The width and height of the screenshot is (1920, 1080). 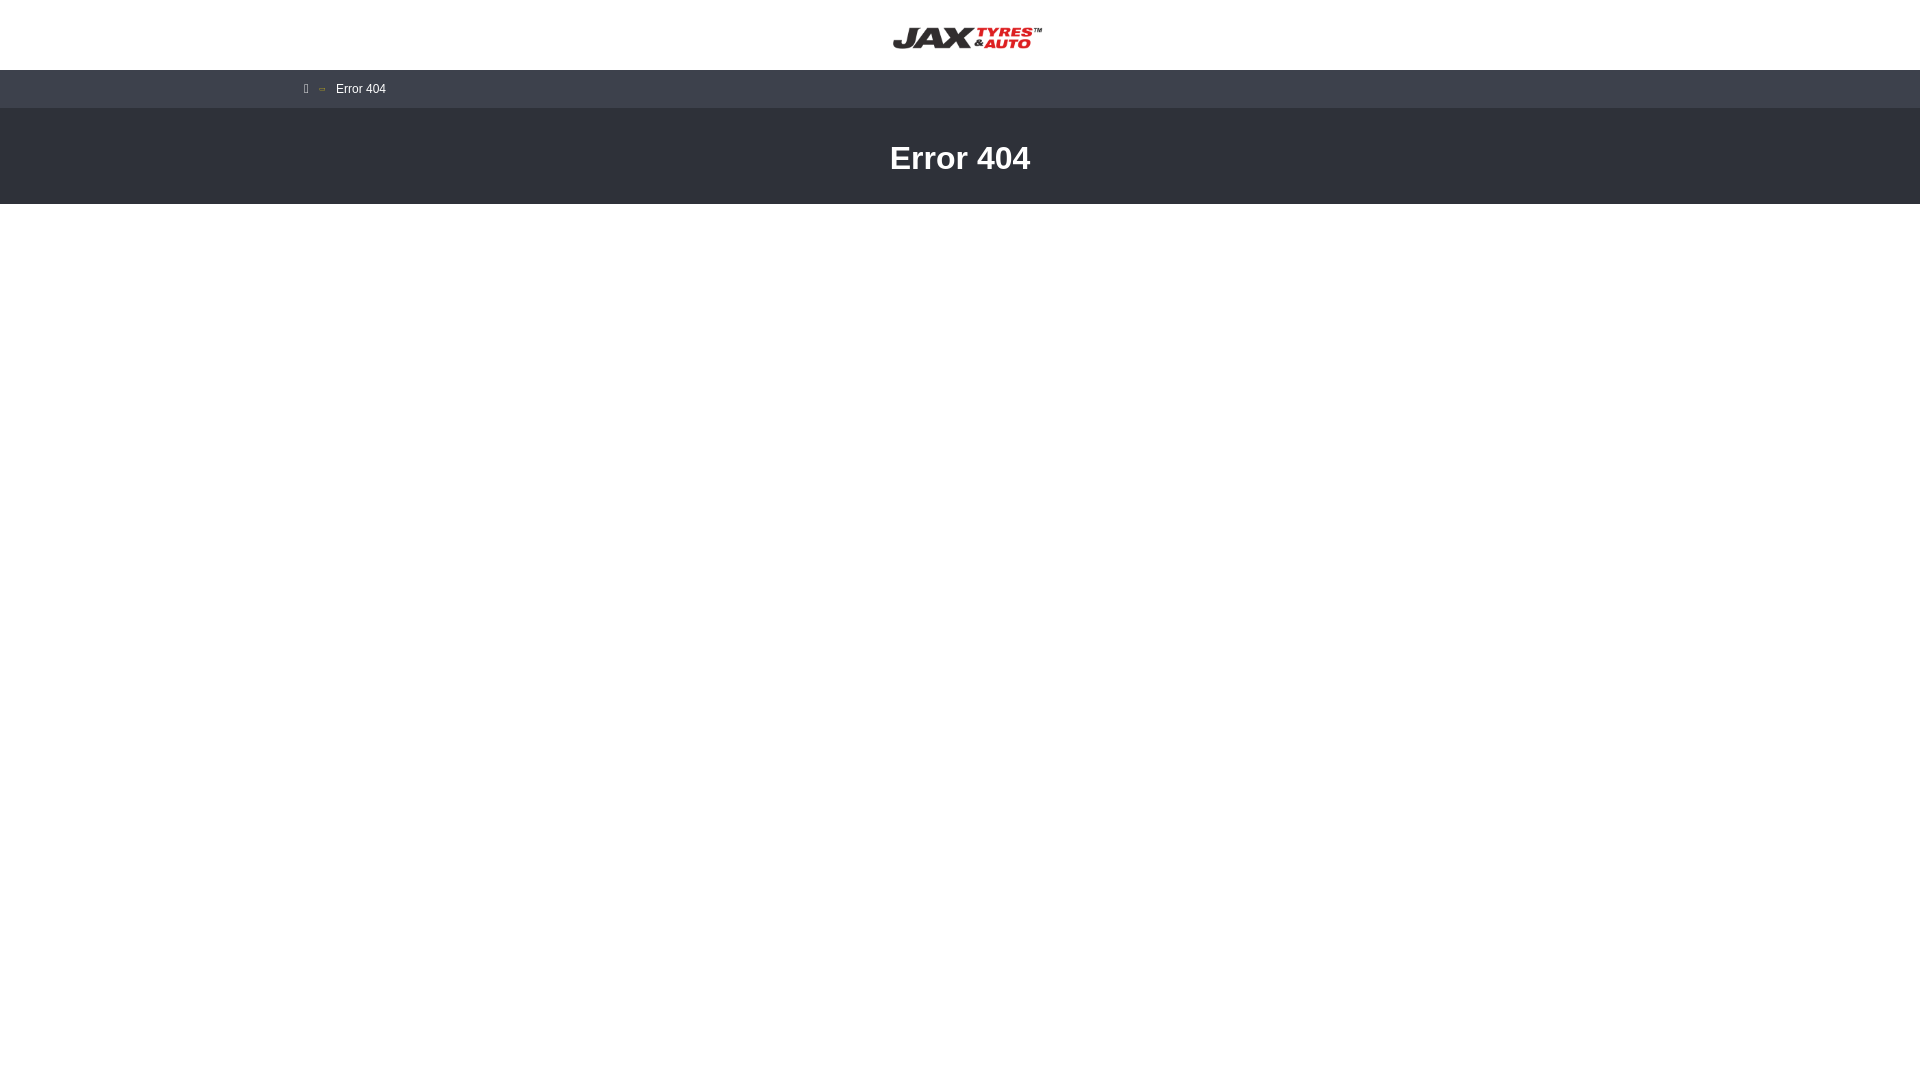 What do you see at coordinates (360, 87) in the screenshot?
I see `'Error 404'` at bounding box center [360, 87].